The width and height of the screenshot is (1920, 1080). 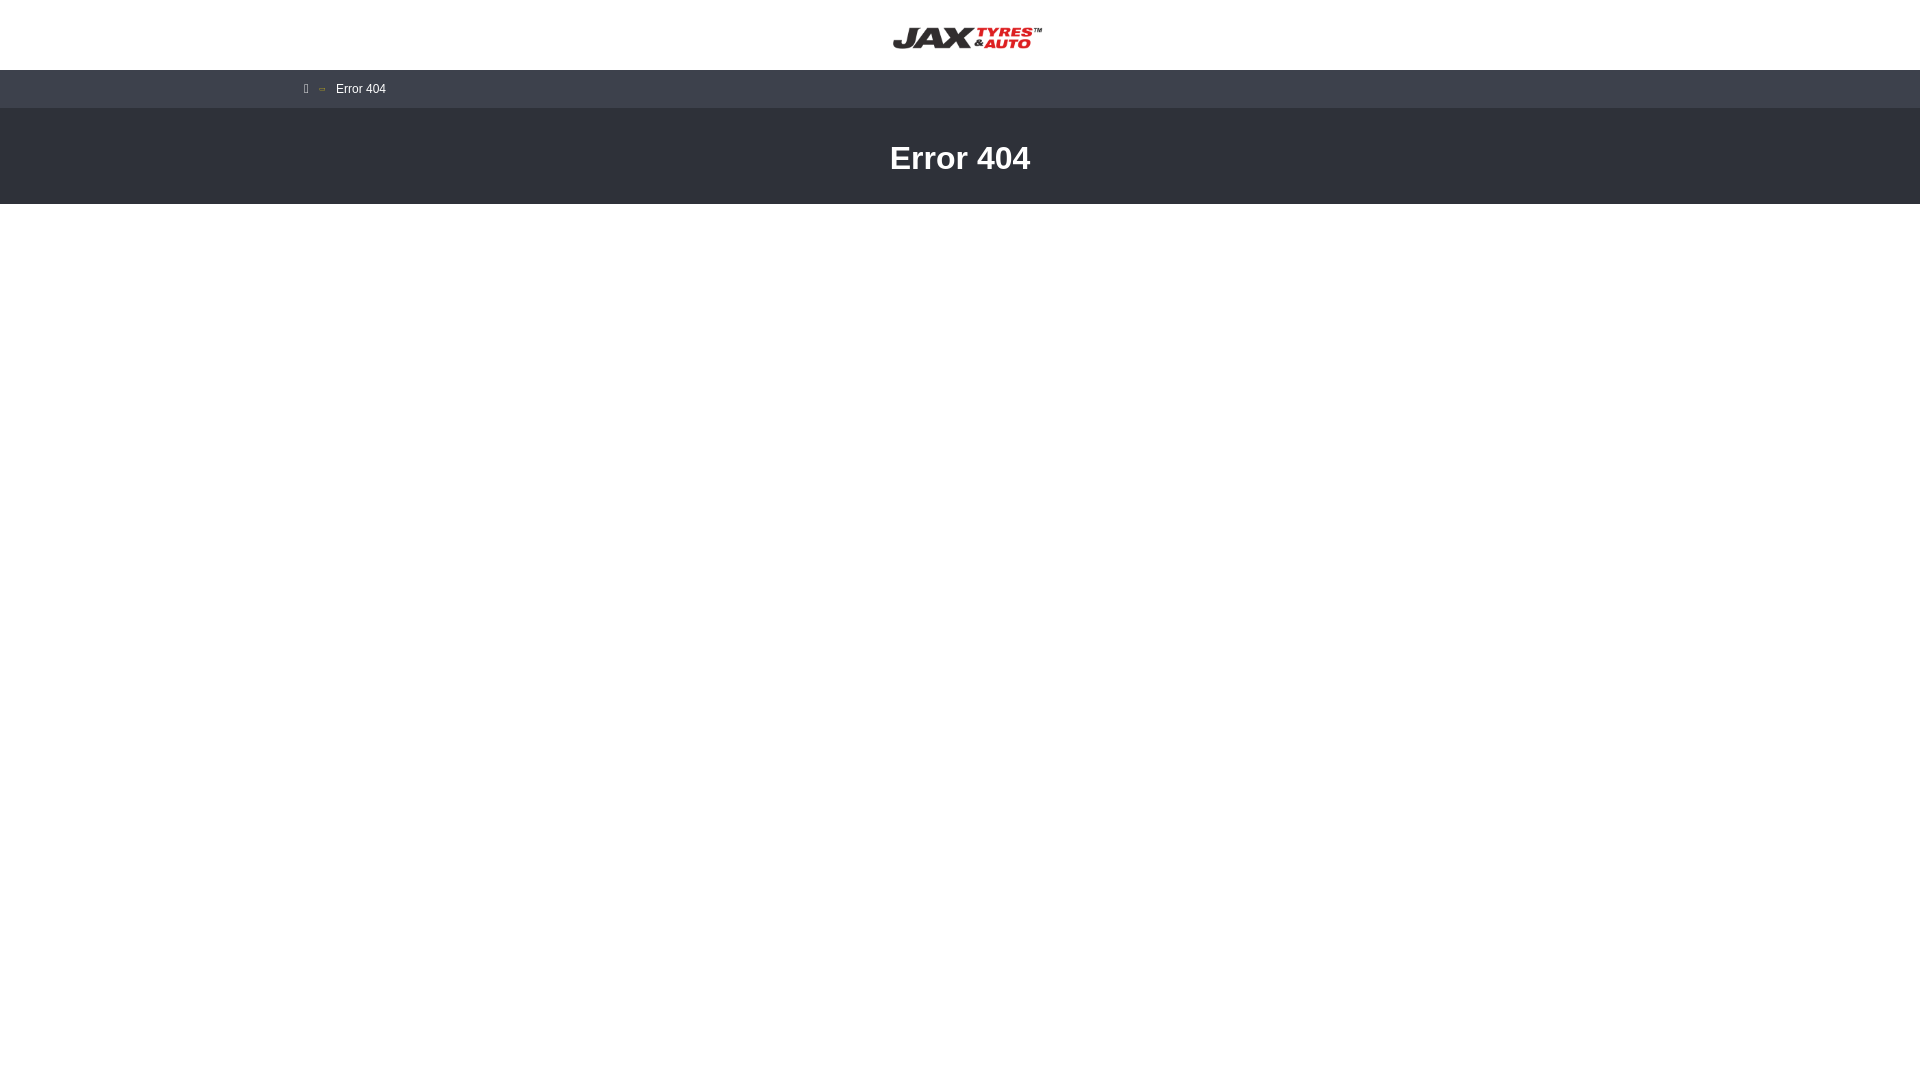 What do you see at coordinates (360, 87) in the screenshot?
I see `'Error 404'` at bounding box center [360, 87].